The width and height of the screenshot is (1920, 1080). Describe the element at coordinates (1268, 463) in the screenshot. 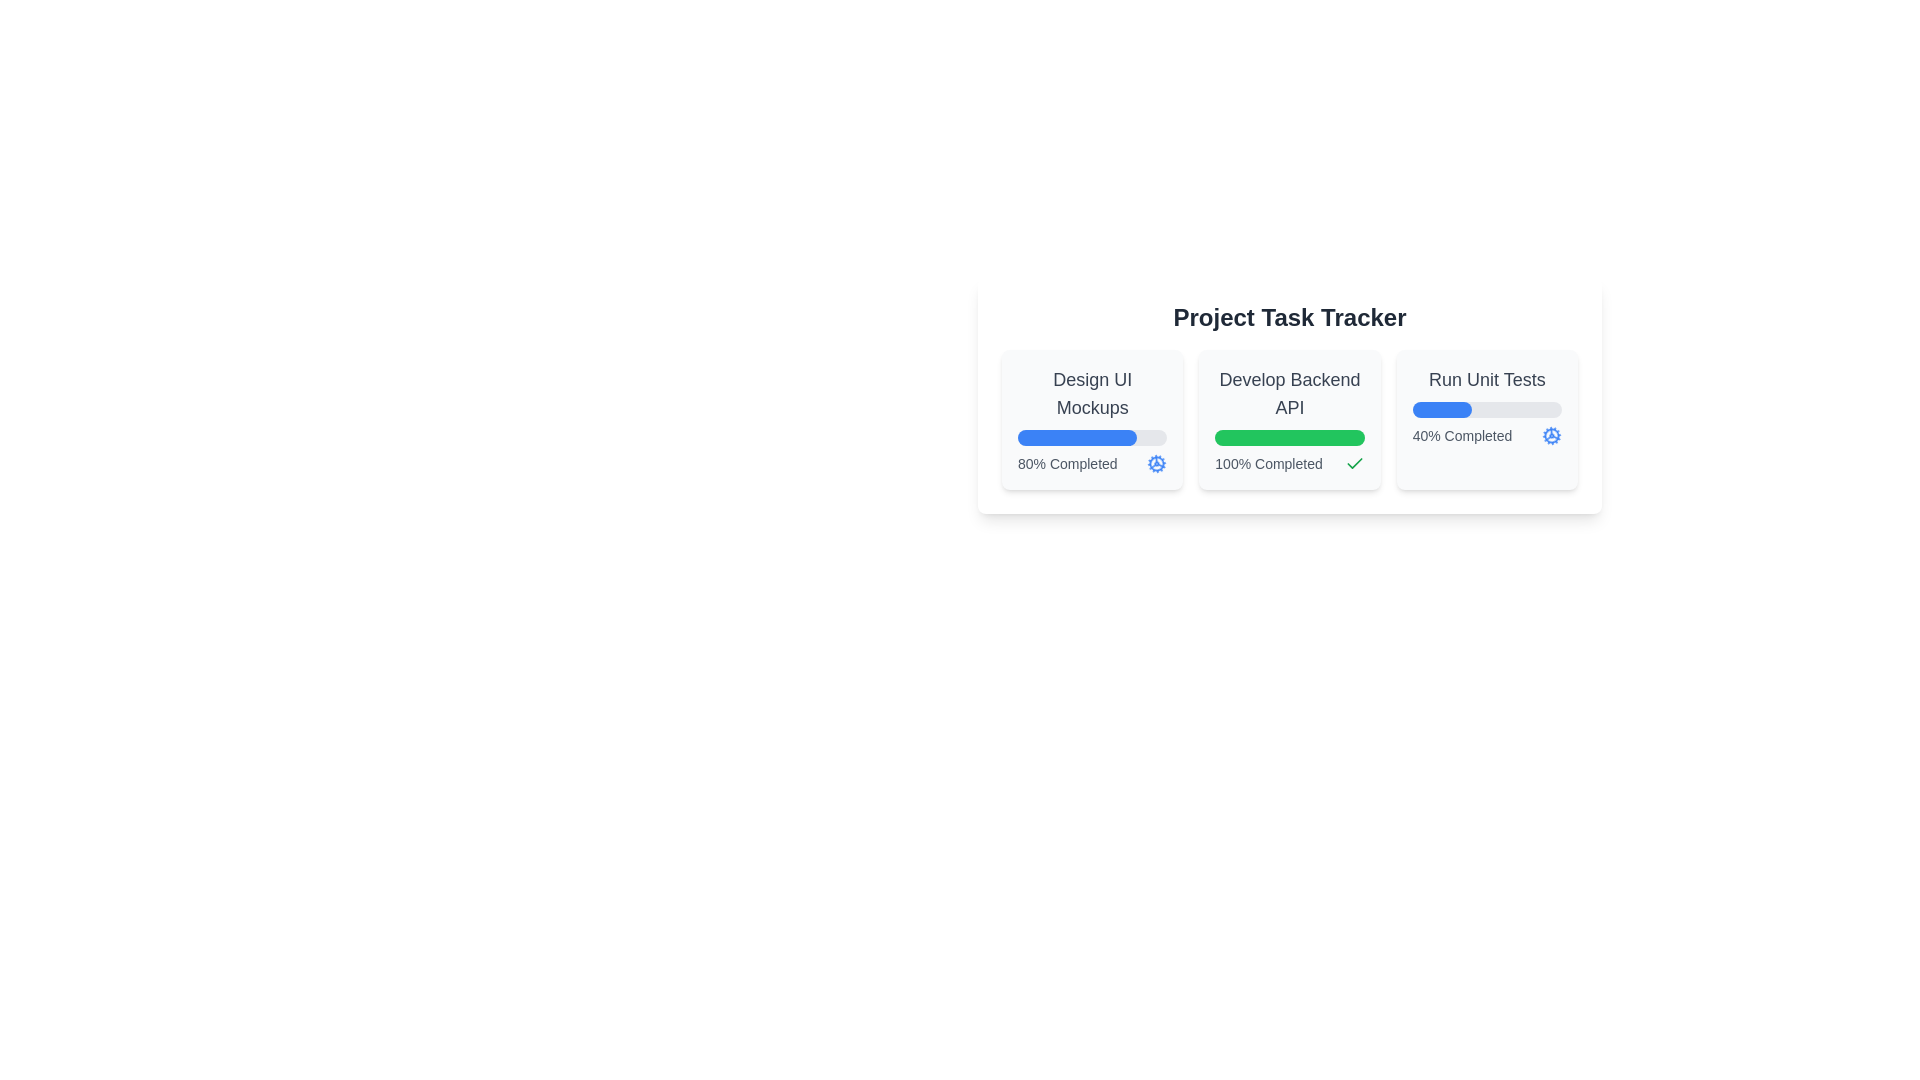

I see `text label displaying '100% Completed' located at the bottom-left corner of the 'Develop Backend API' task card to understand the completion status` at that location.